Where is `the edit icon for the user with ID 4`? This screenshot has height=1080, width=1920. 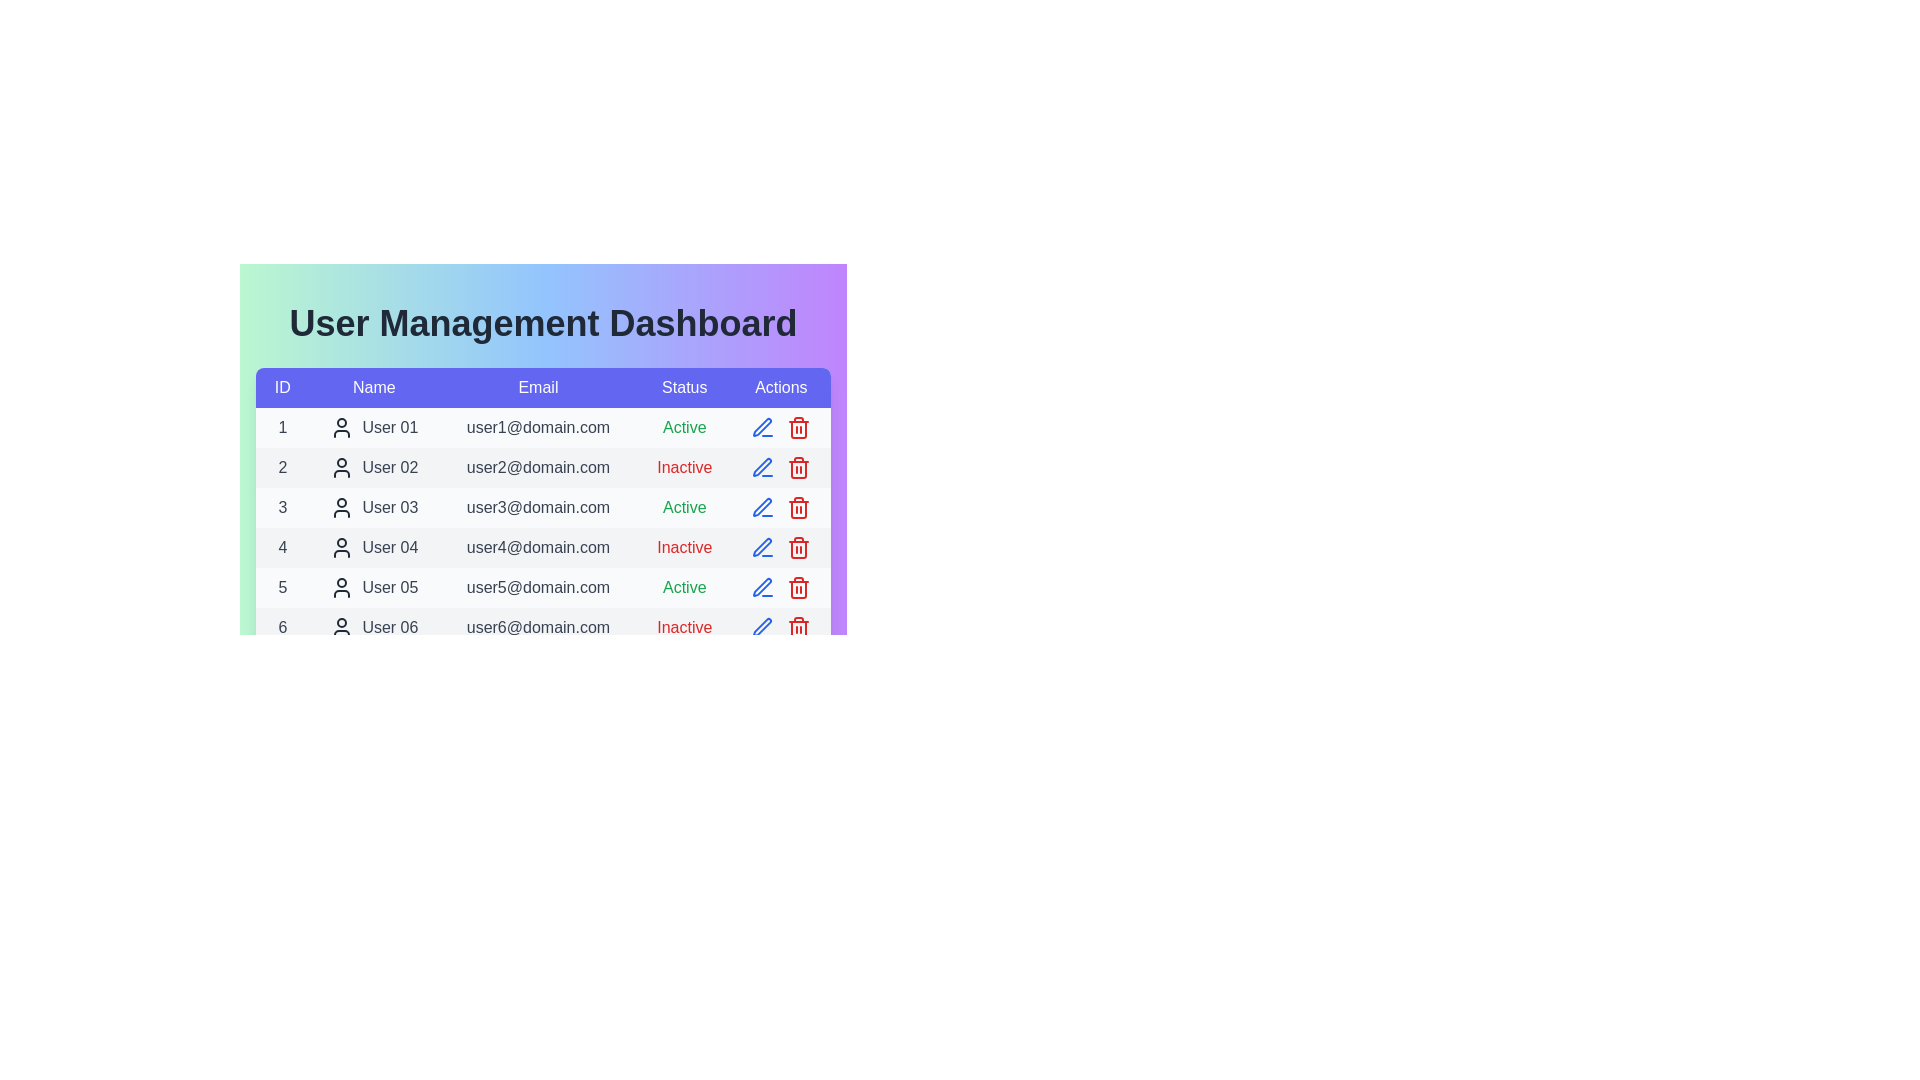 the edit icon for the user with ID 4 is located at coordinates (762, 547).